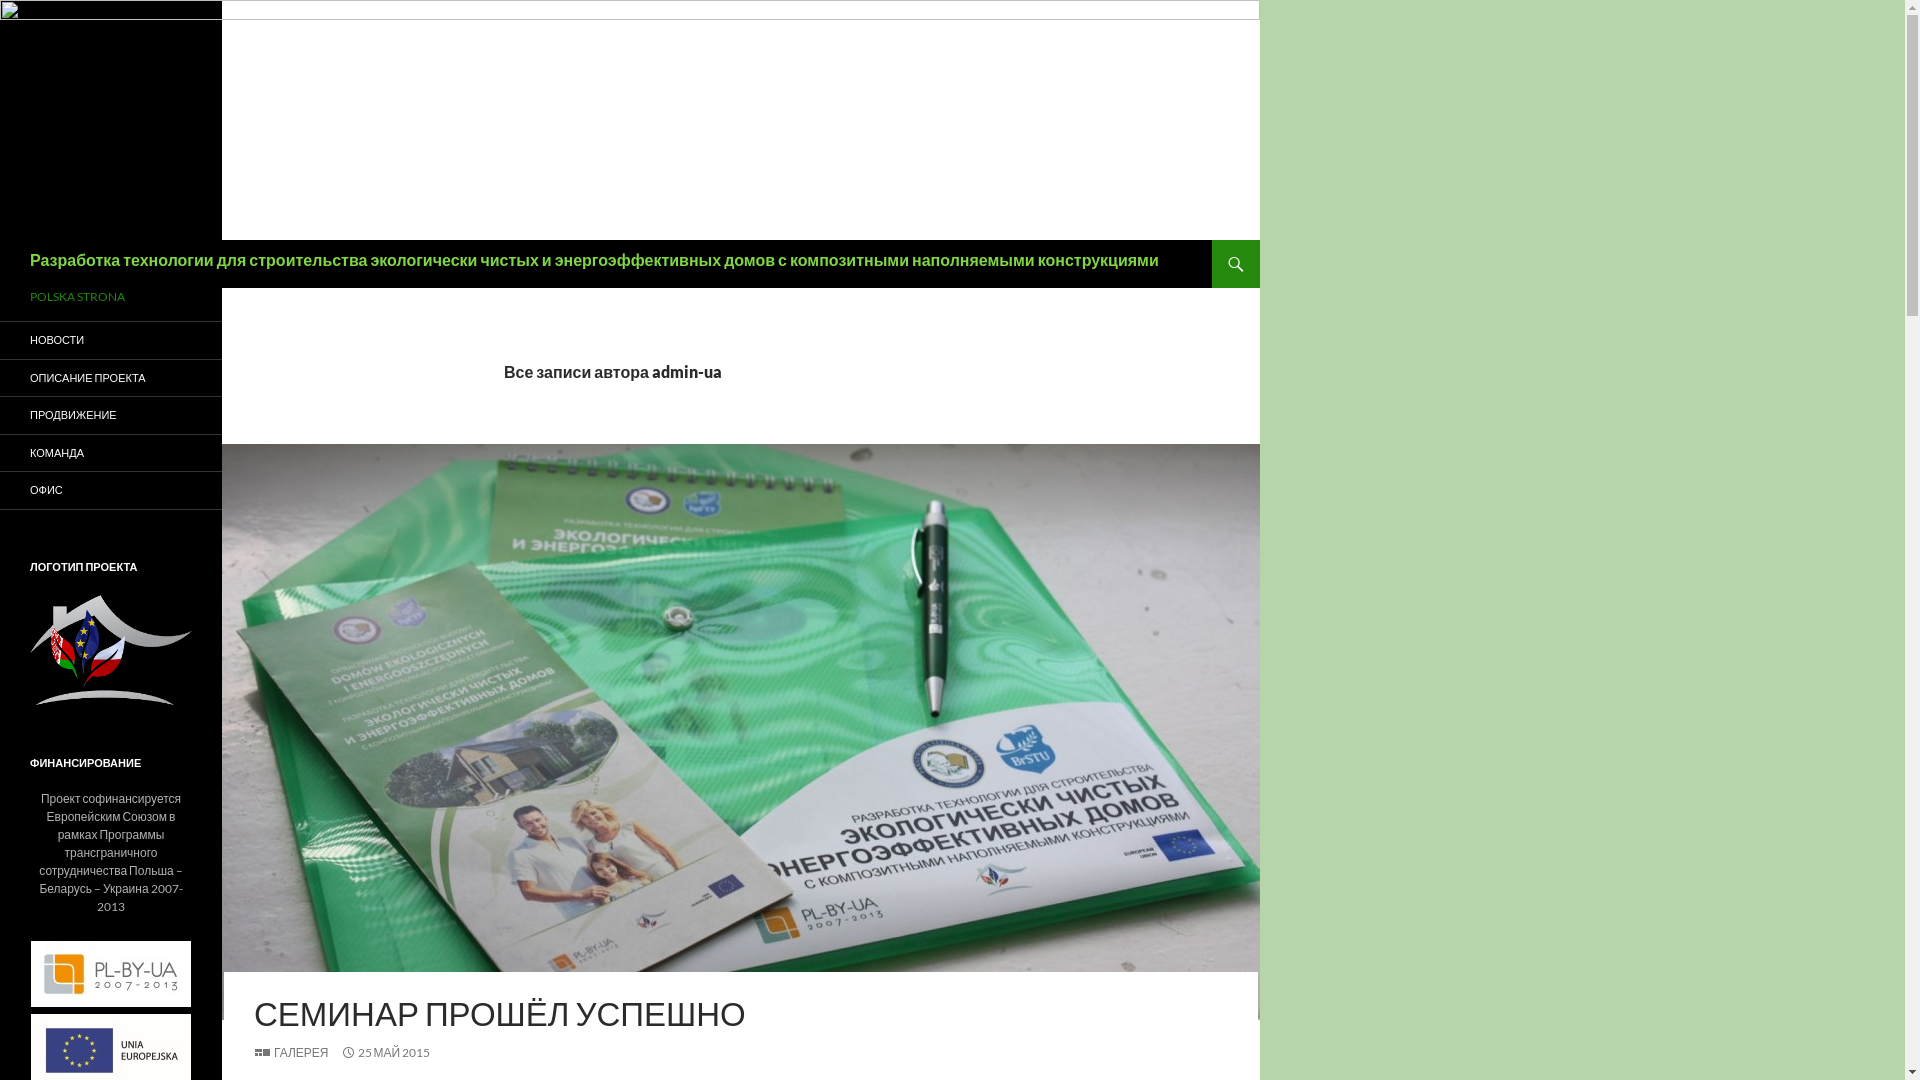  Describe the element at coordinates (109, 297) in the screenshot. I see `'POLSKA STRONA'` at that location.